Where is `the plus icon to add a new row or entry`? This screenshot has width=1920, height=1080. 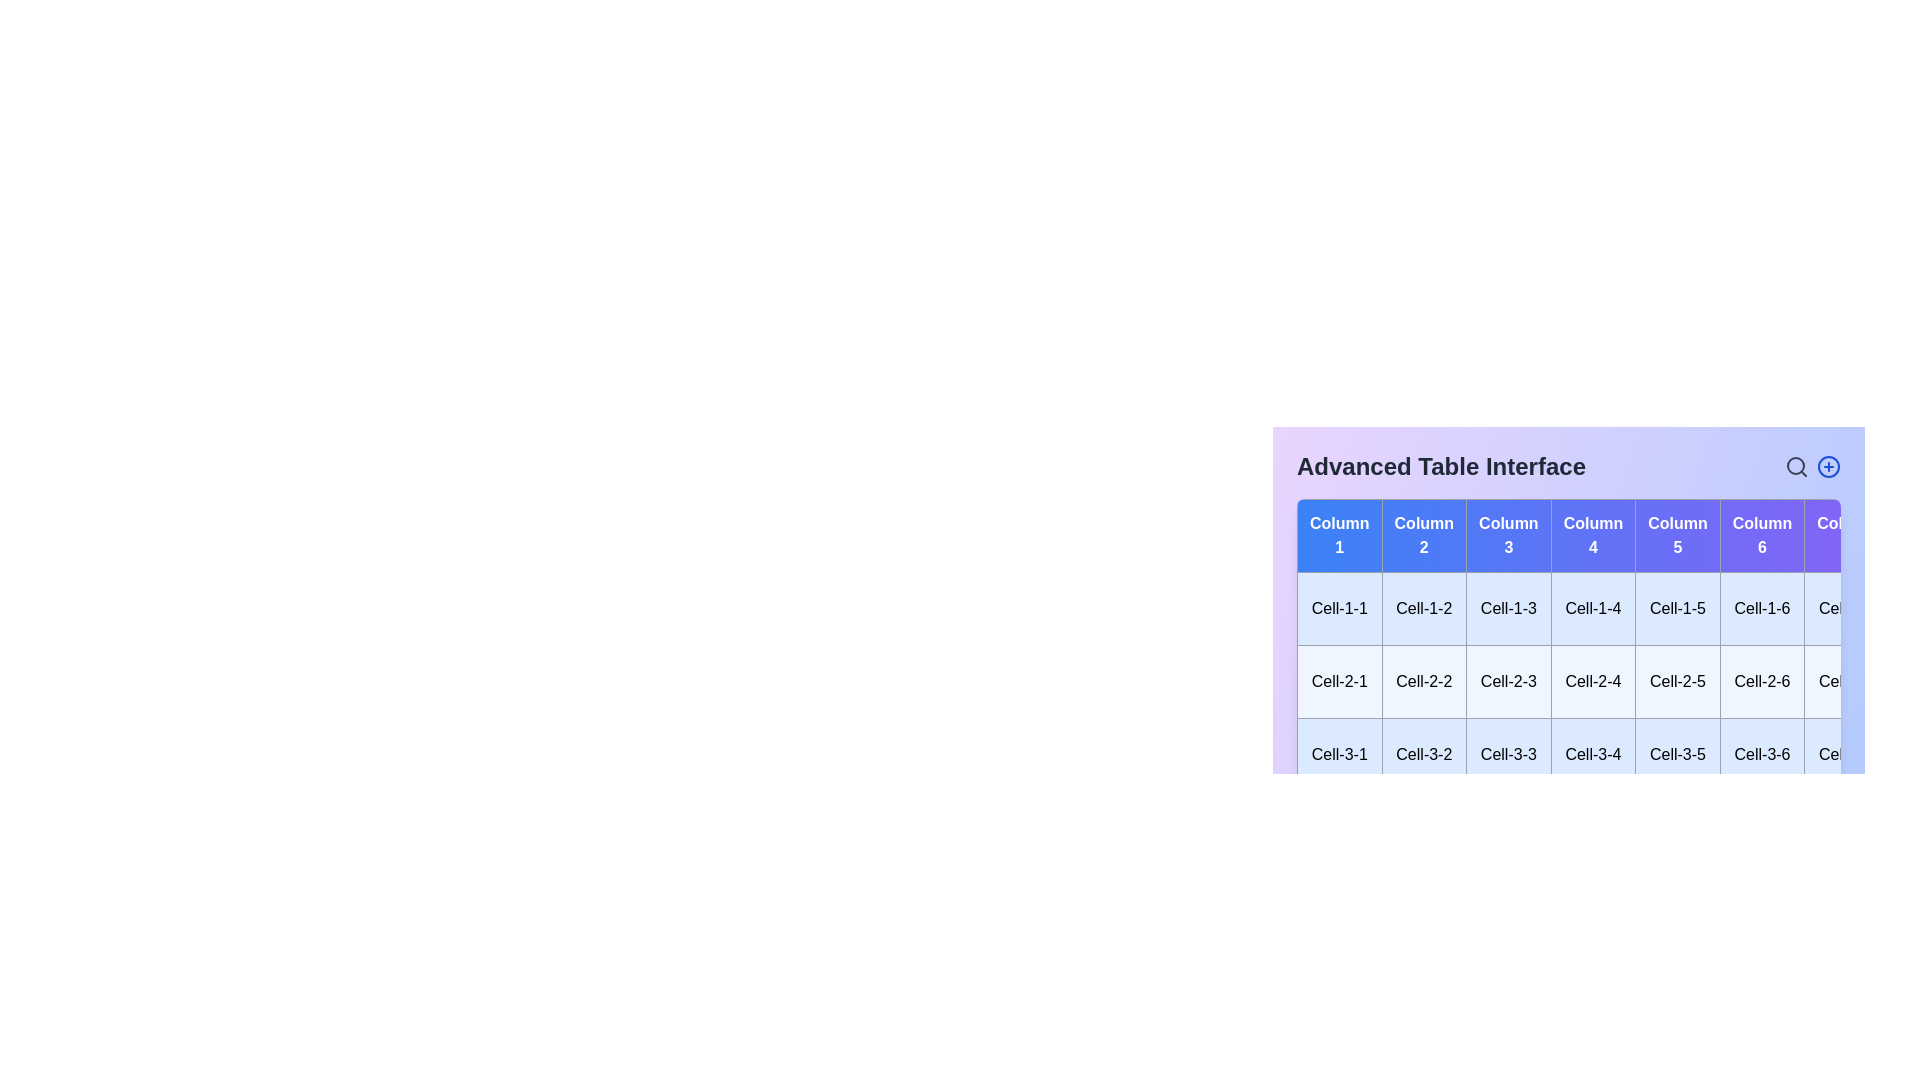
the plus icon to add a new row or entry is located at coordinates (1828, 466).